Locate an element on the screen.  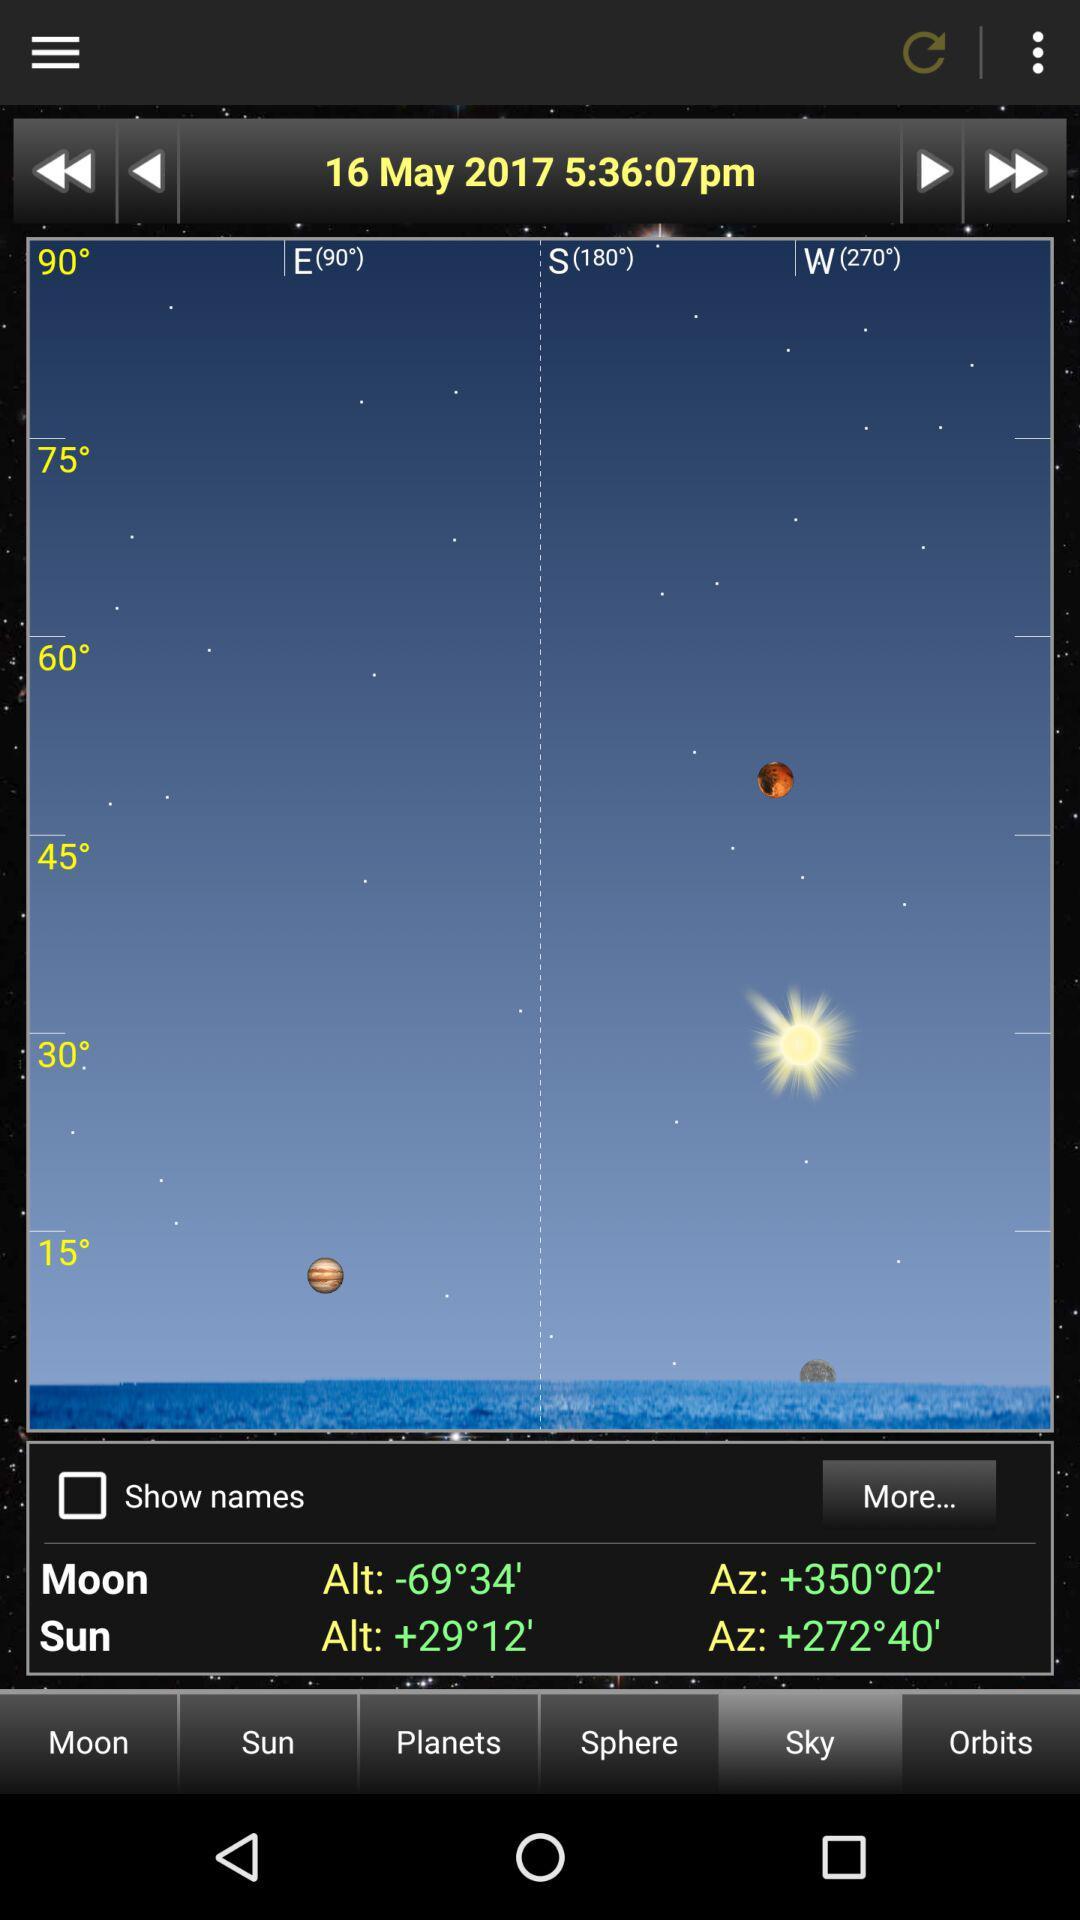
the play icon is located at coordinates (932, 171).